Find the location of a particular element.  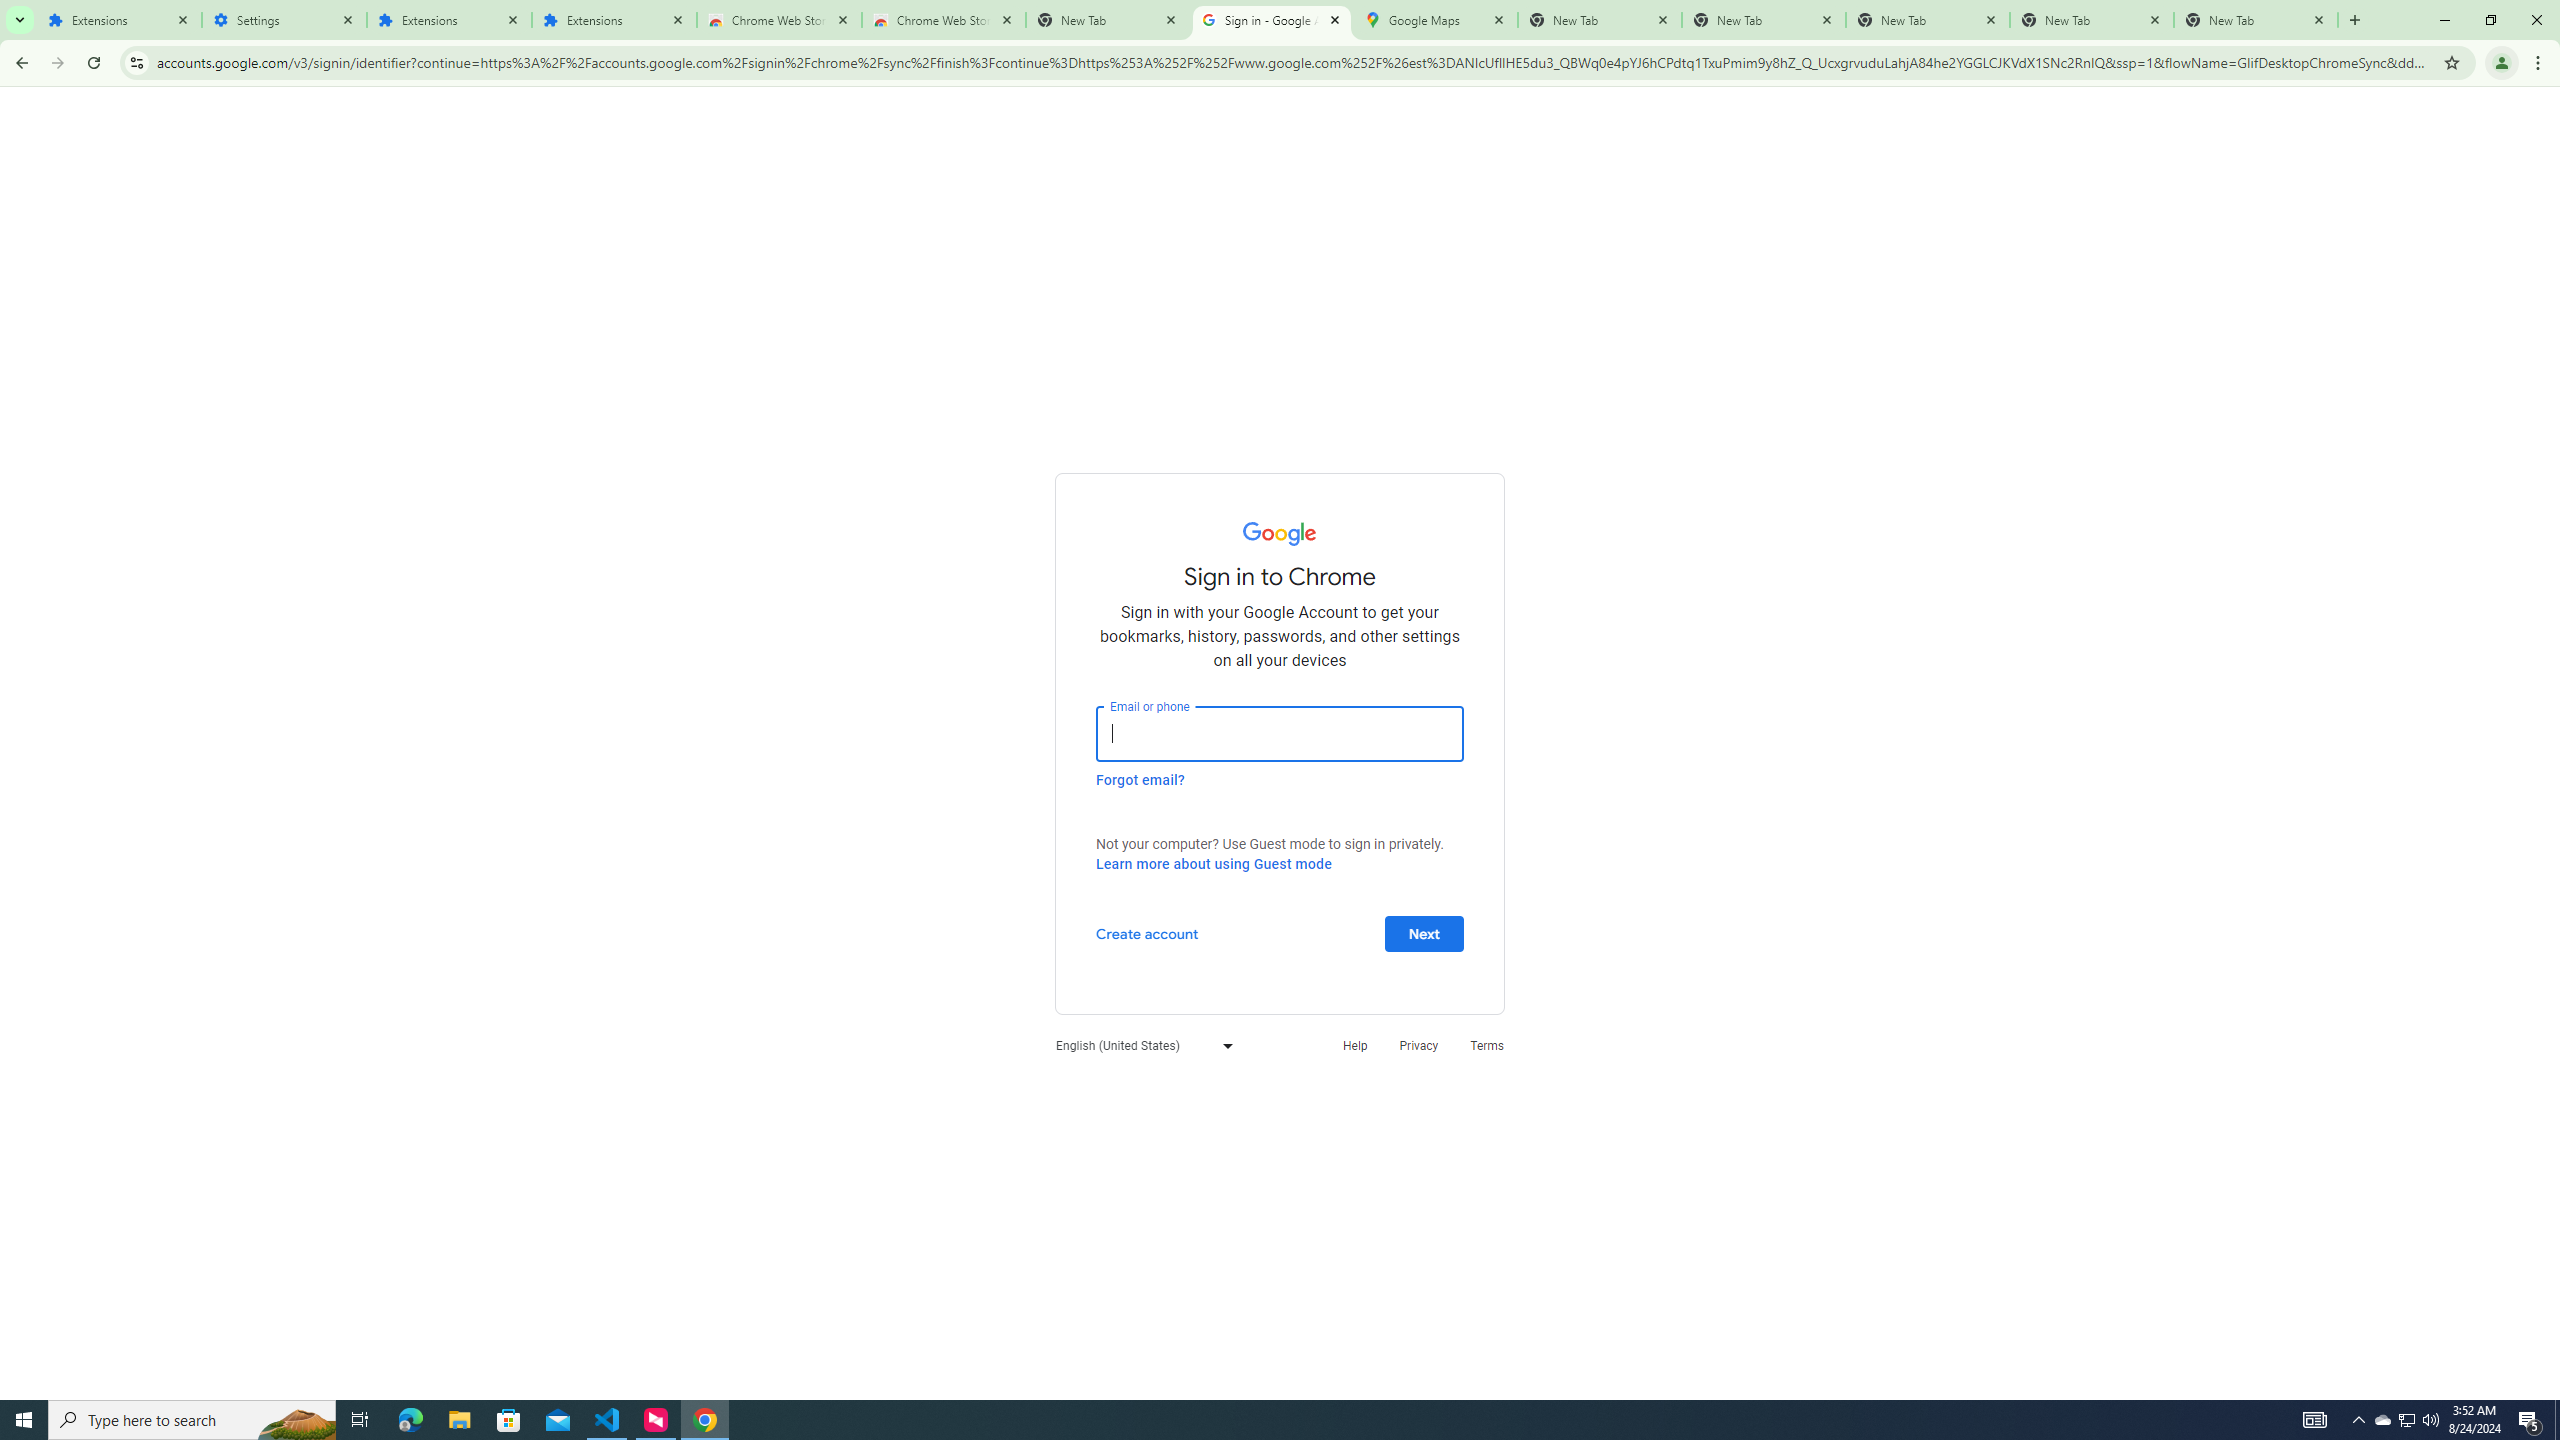

'Learn more about using Guest mode' is located at coordinates (1212, 863).